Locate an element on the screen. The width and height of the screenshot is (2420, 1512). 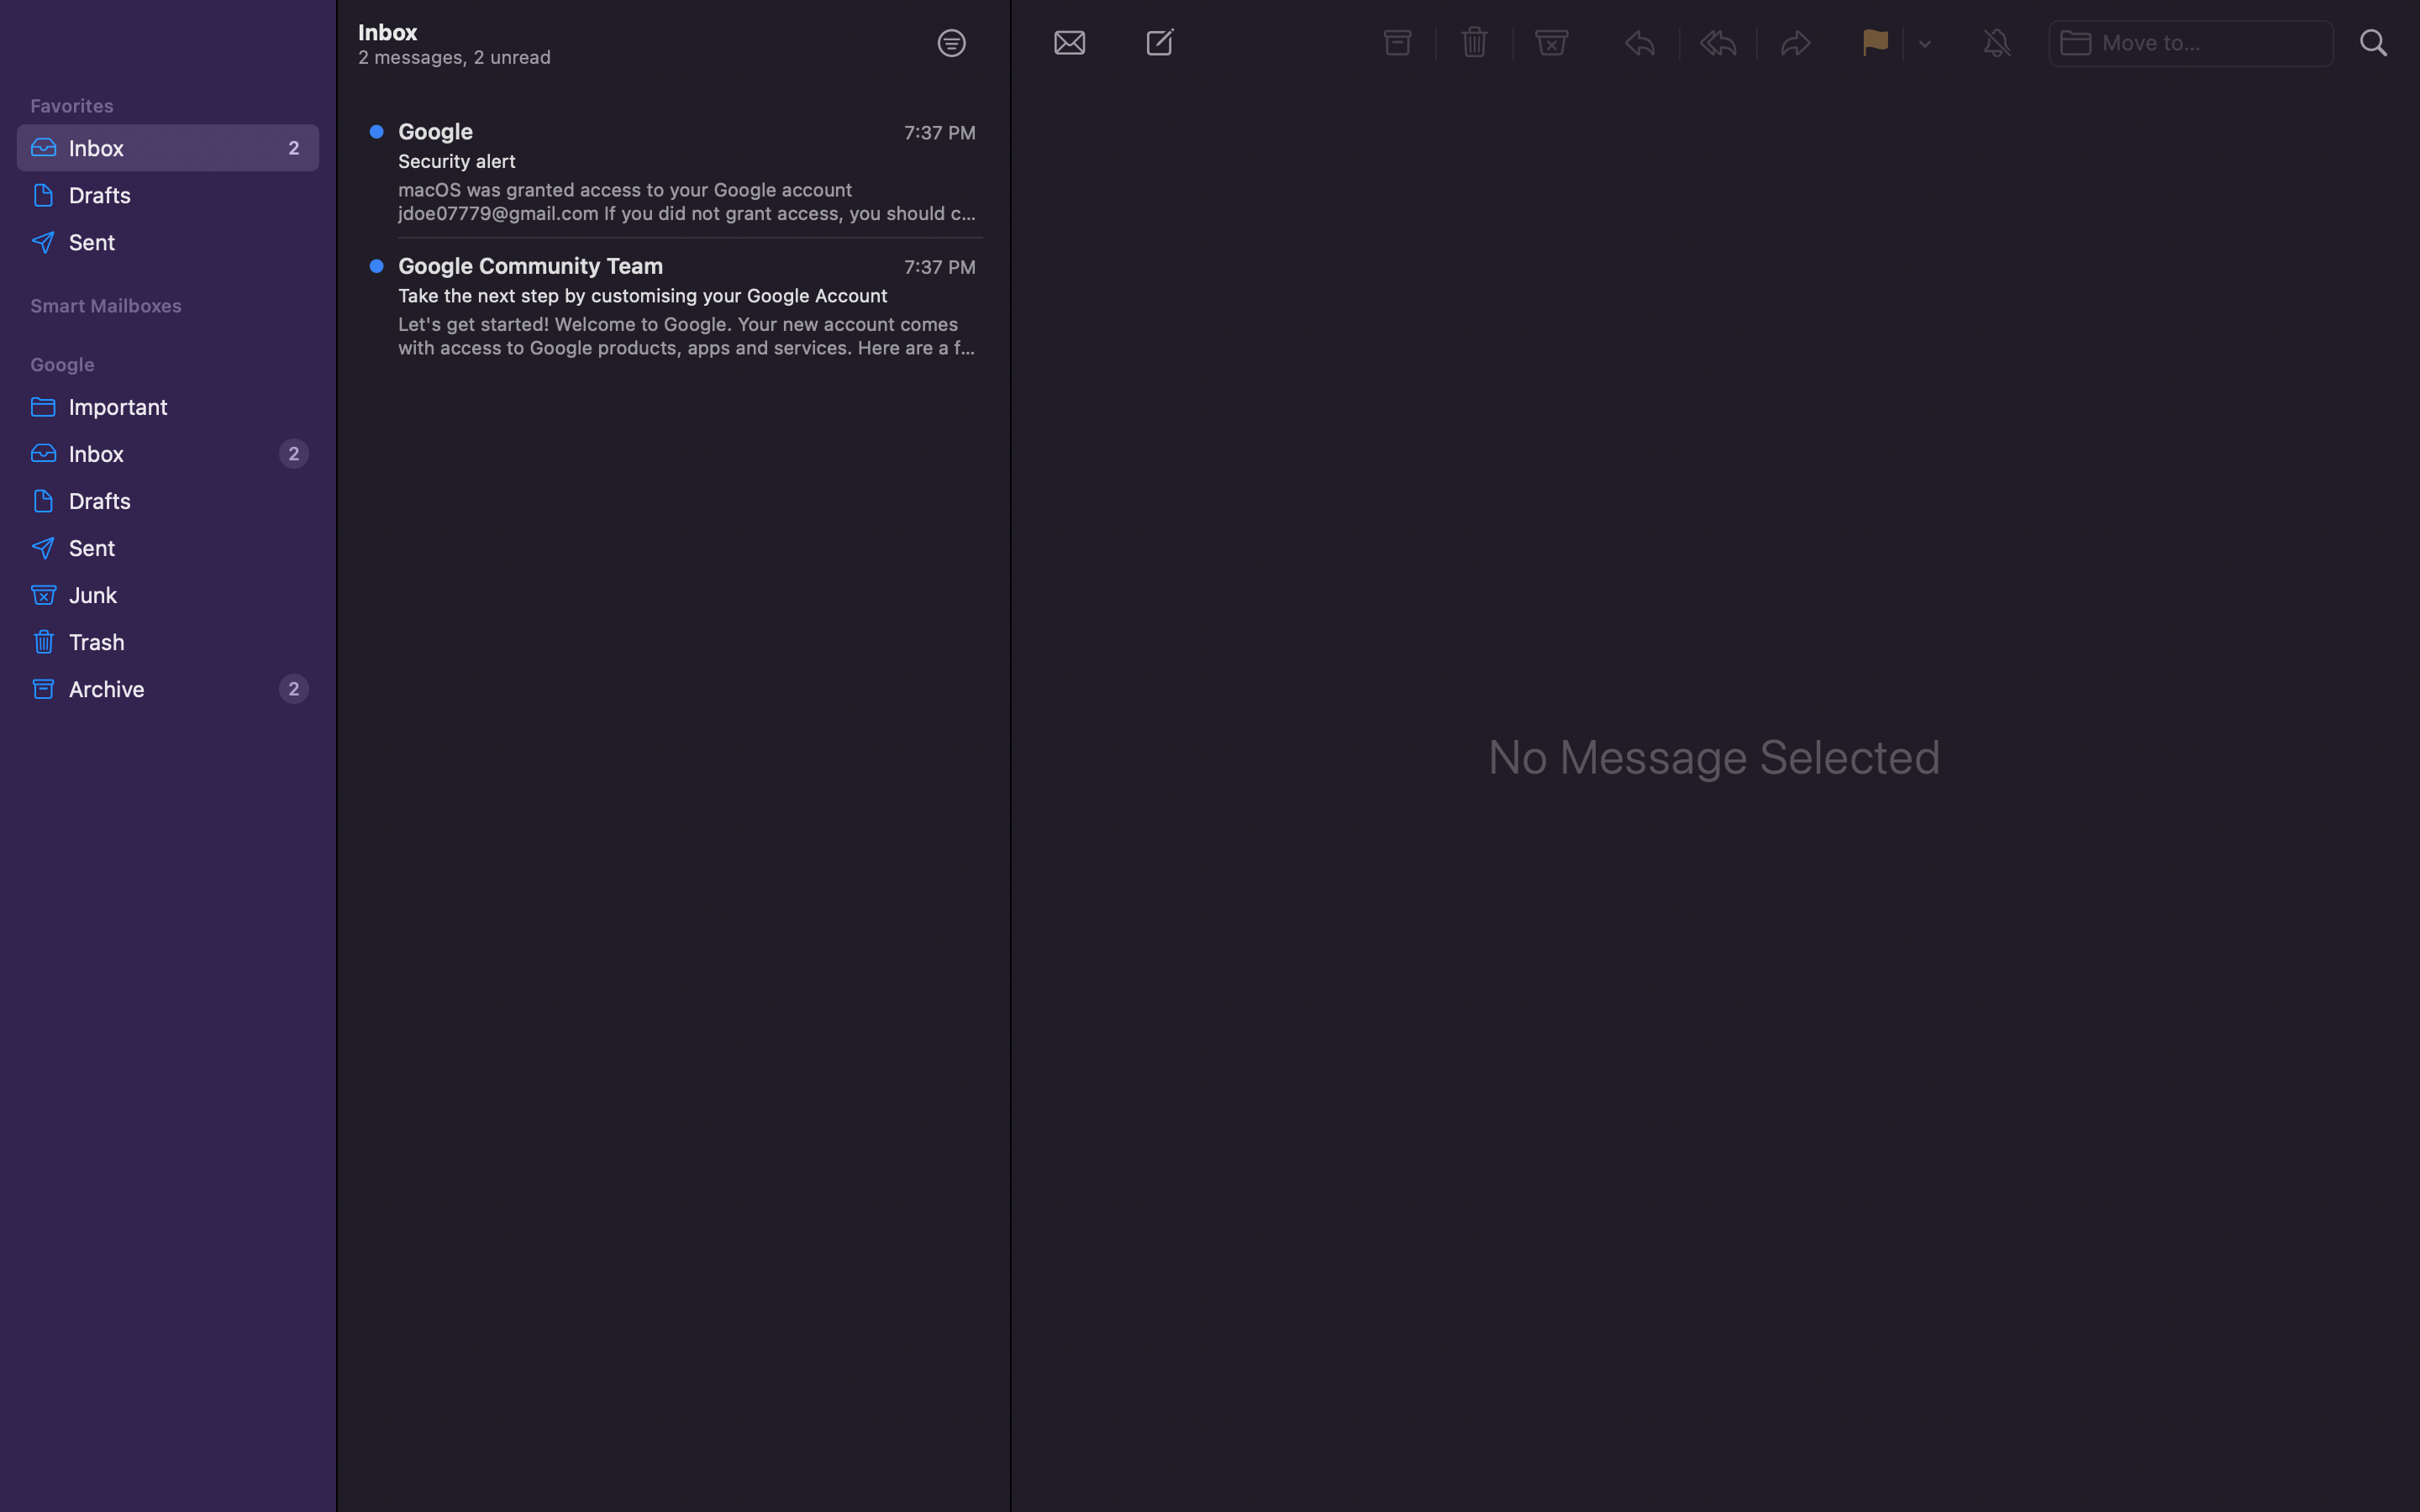
Silence the ongoing chat is located at coordinates (1998, 41).